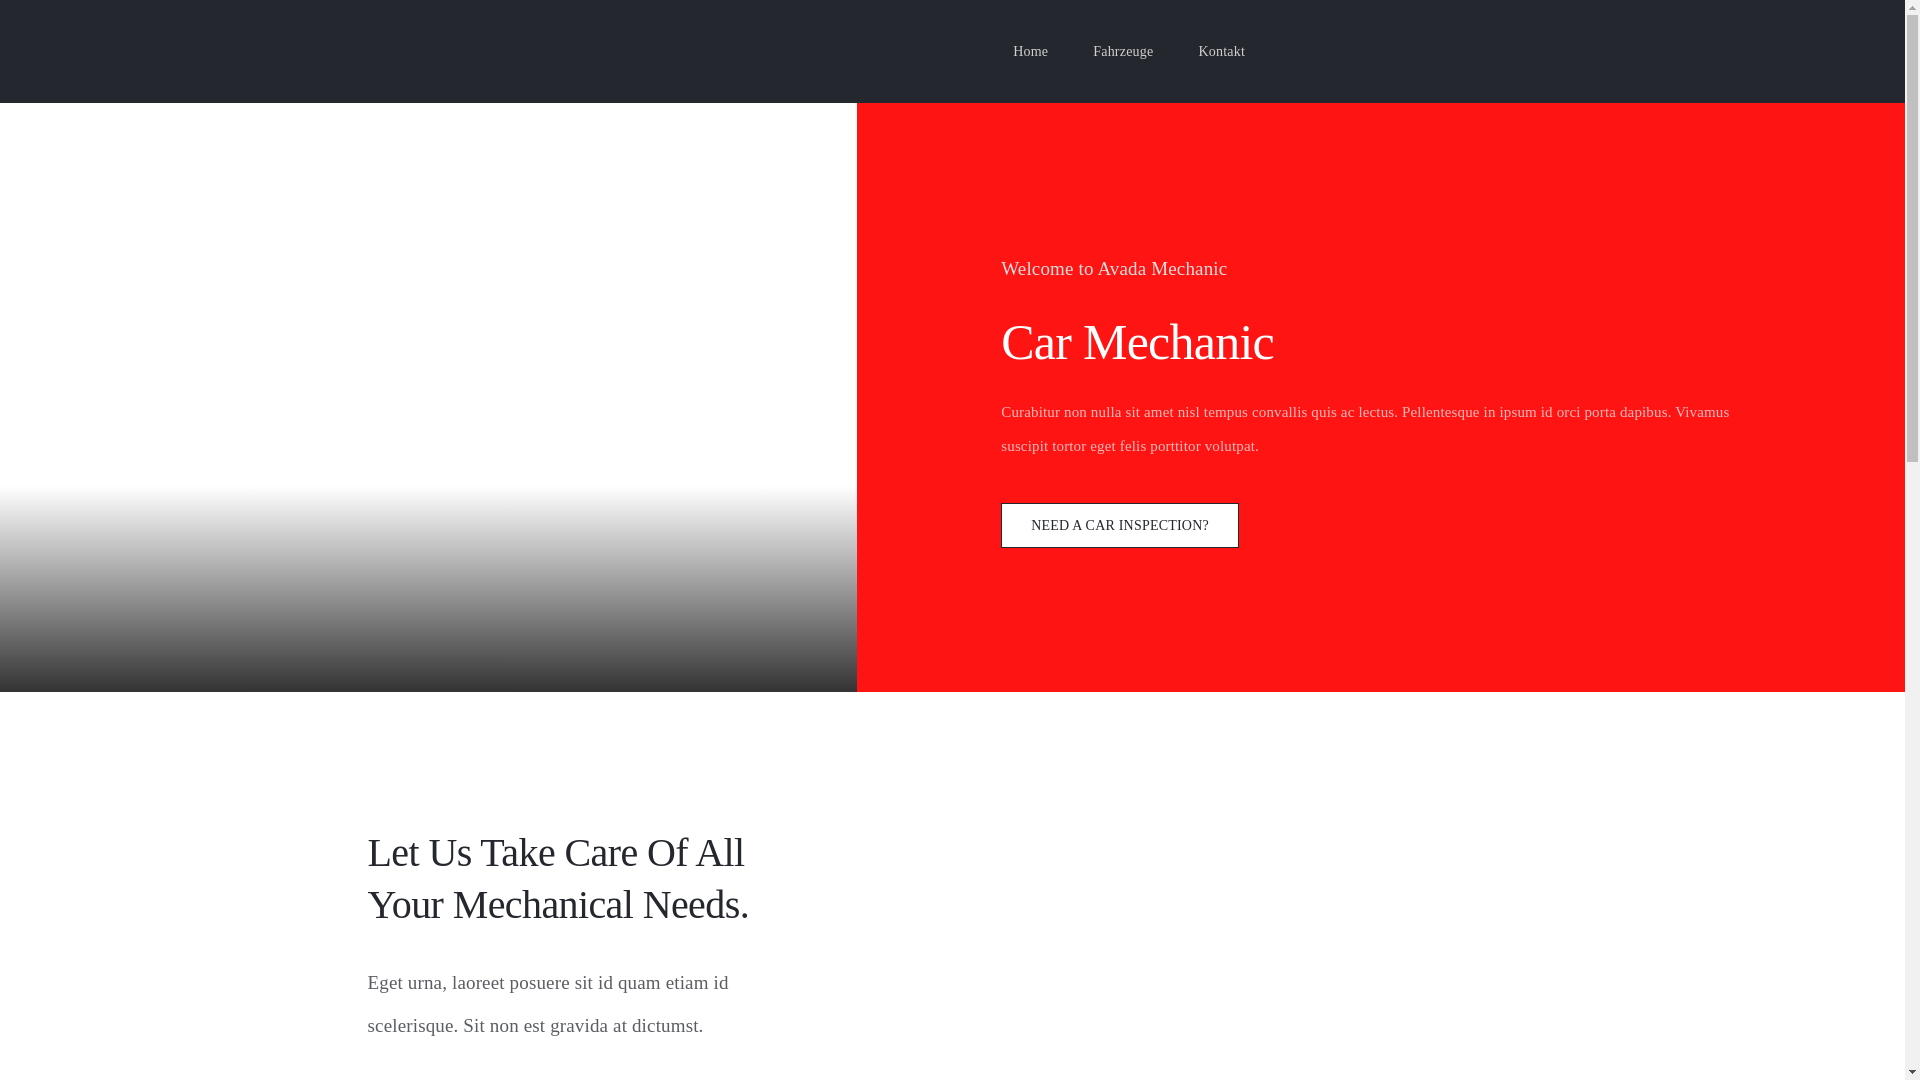  Describe the element at coordinates (1012, 50) in the screenshot. I see `'Home'` at that location.